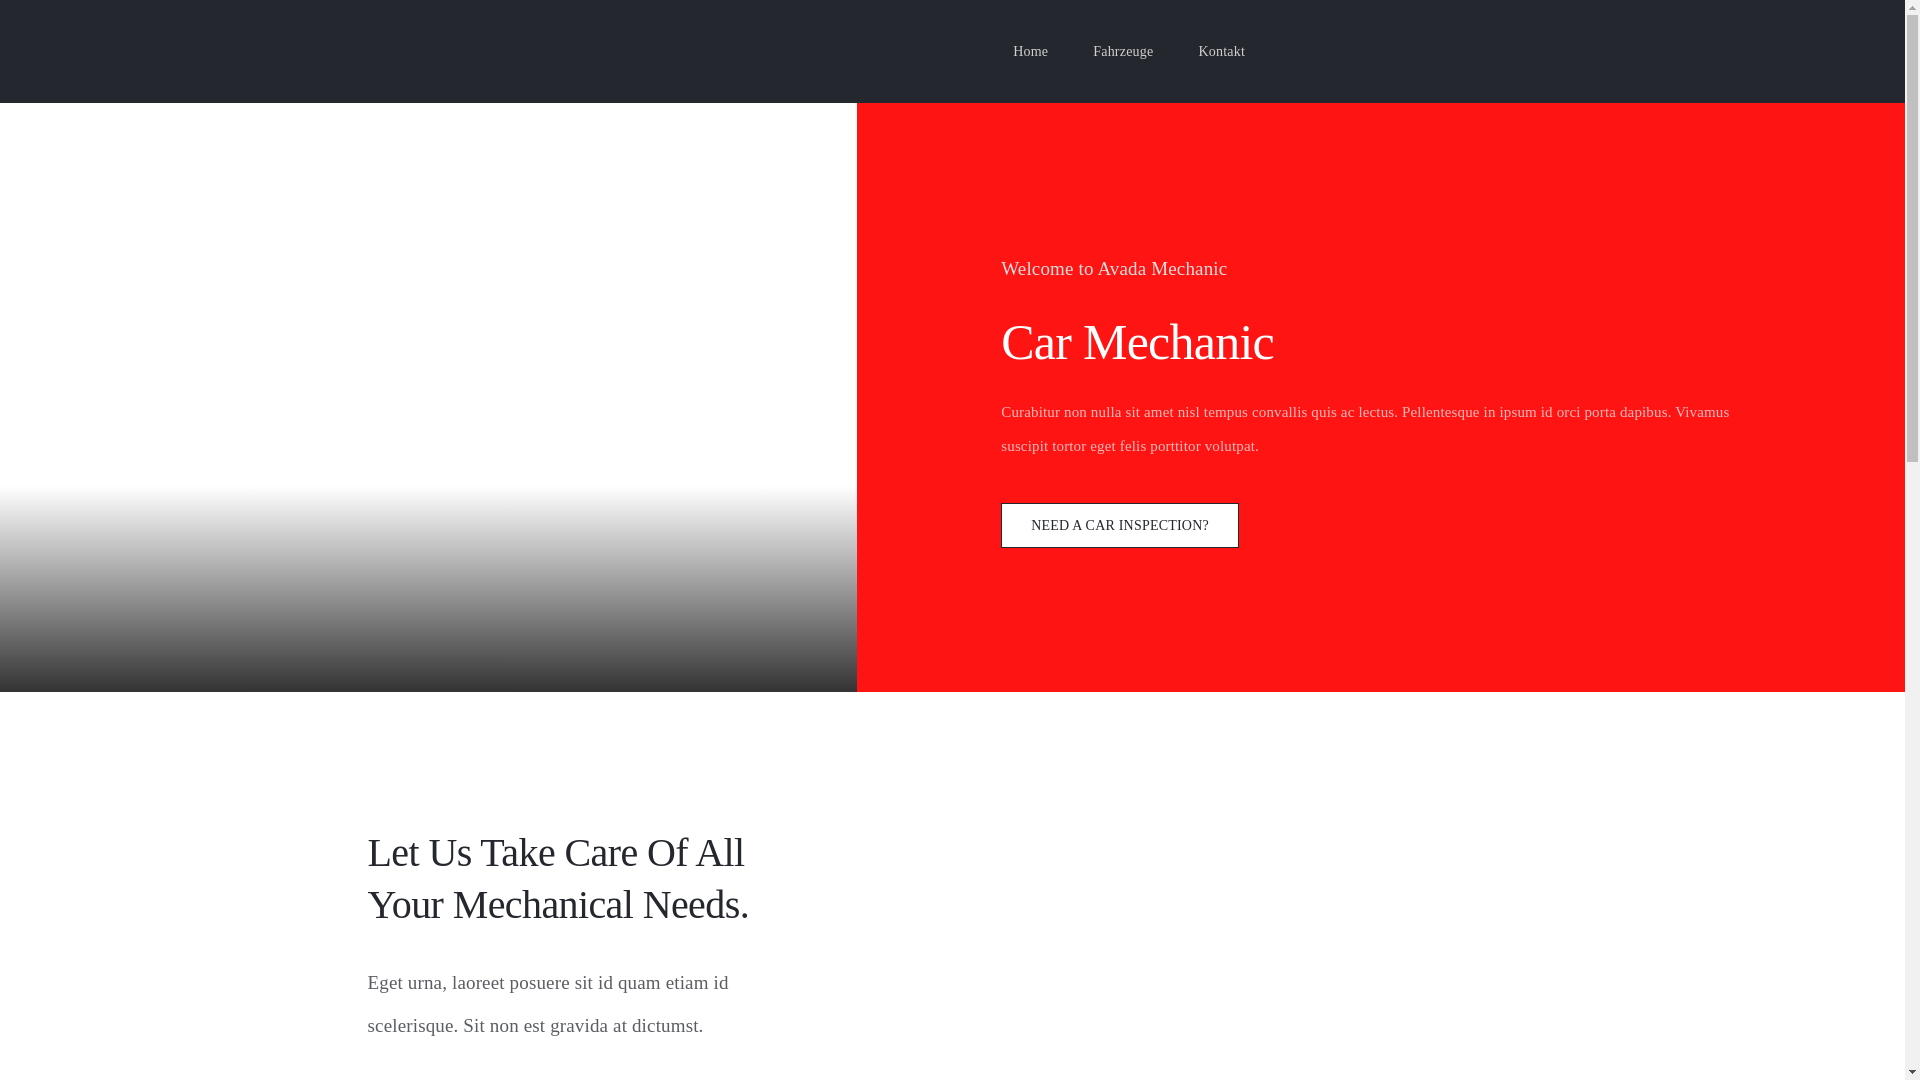  Describe the element at coordinates (1012, 50) in the screenshot. I see `'Home'` at that location.